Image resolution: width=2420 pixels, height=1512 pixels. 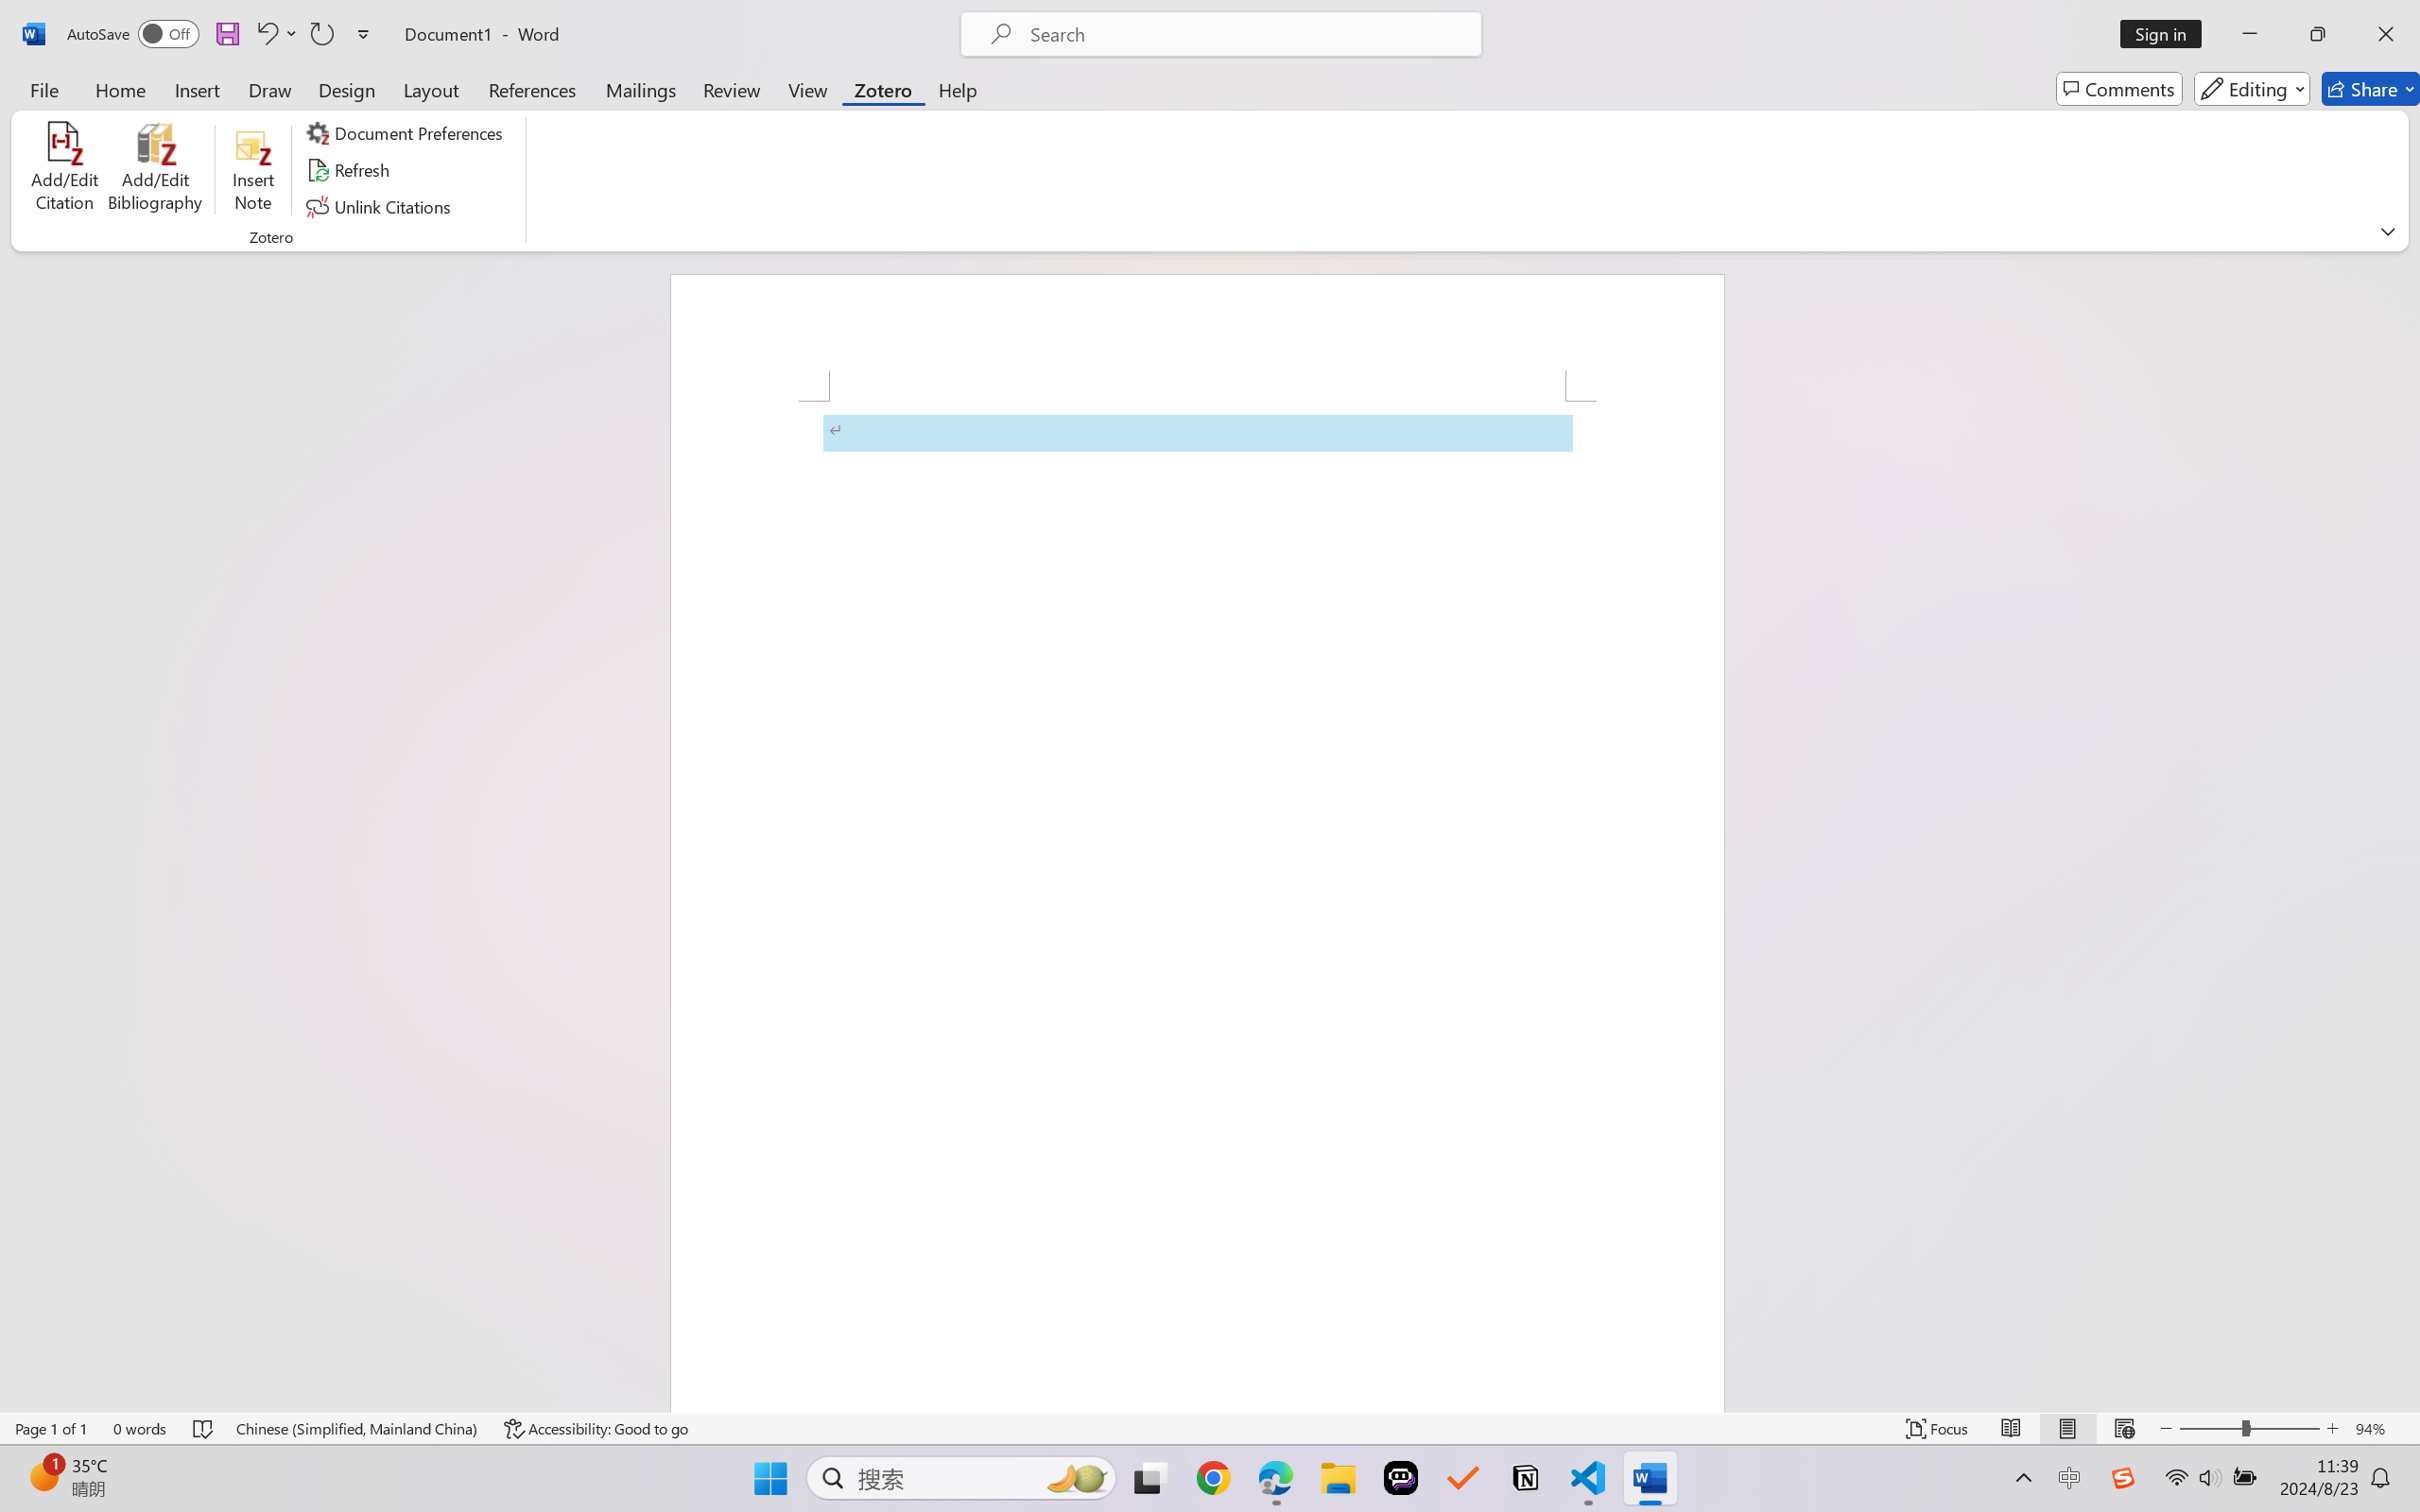 What do you see at coordinates (153, 170) in the screenshot?
I see `'Add/Edit Bibliography'` at bounding box center [153, 170].